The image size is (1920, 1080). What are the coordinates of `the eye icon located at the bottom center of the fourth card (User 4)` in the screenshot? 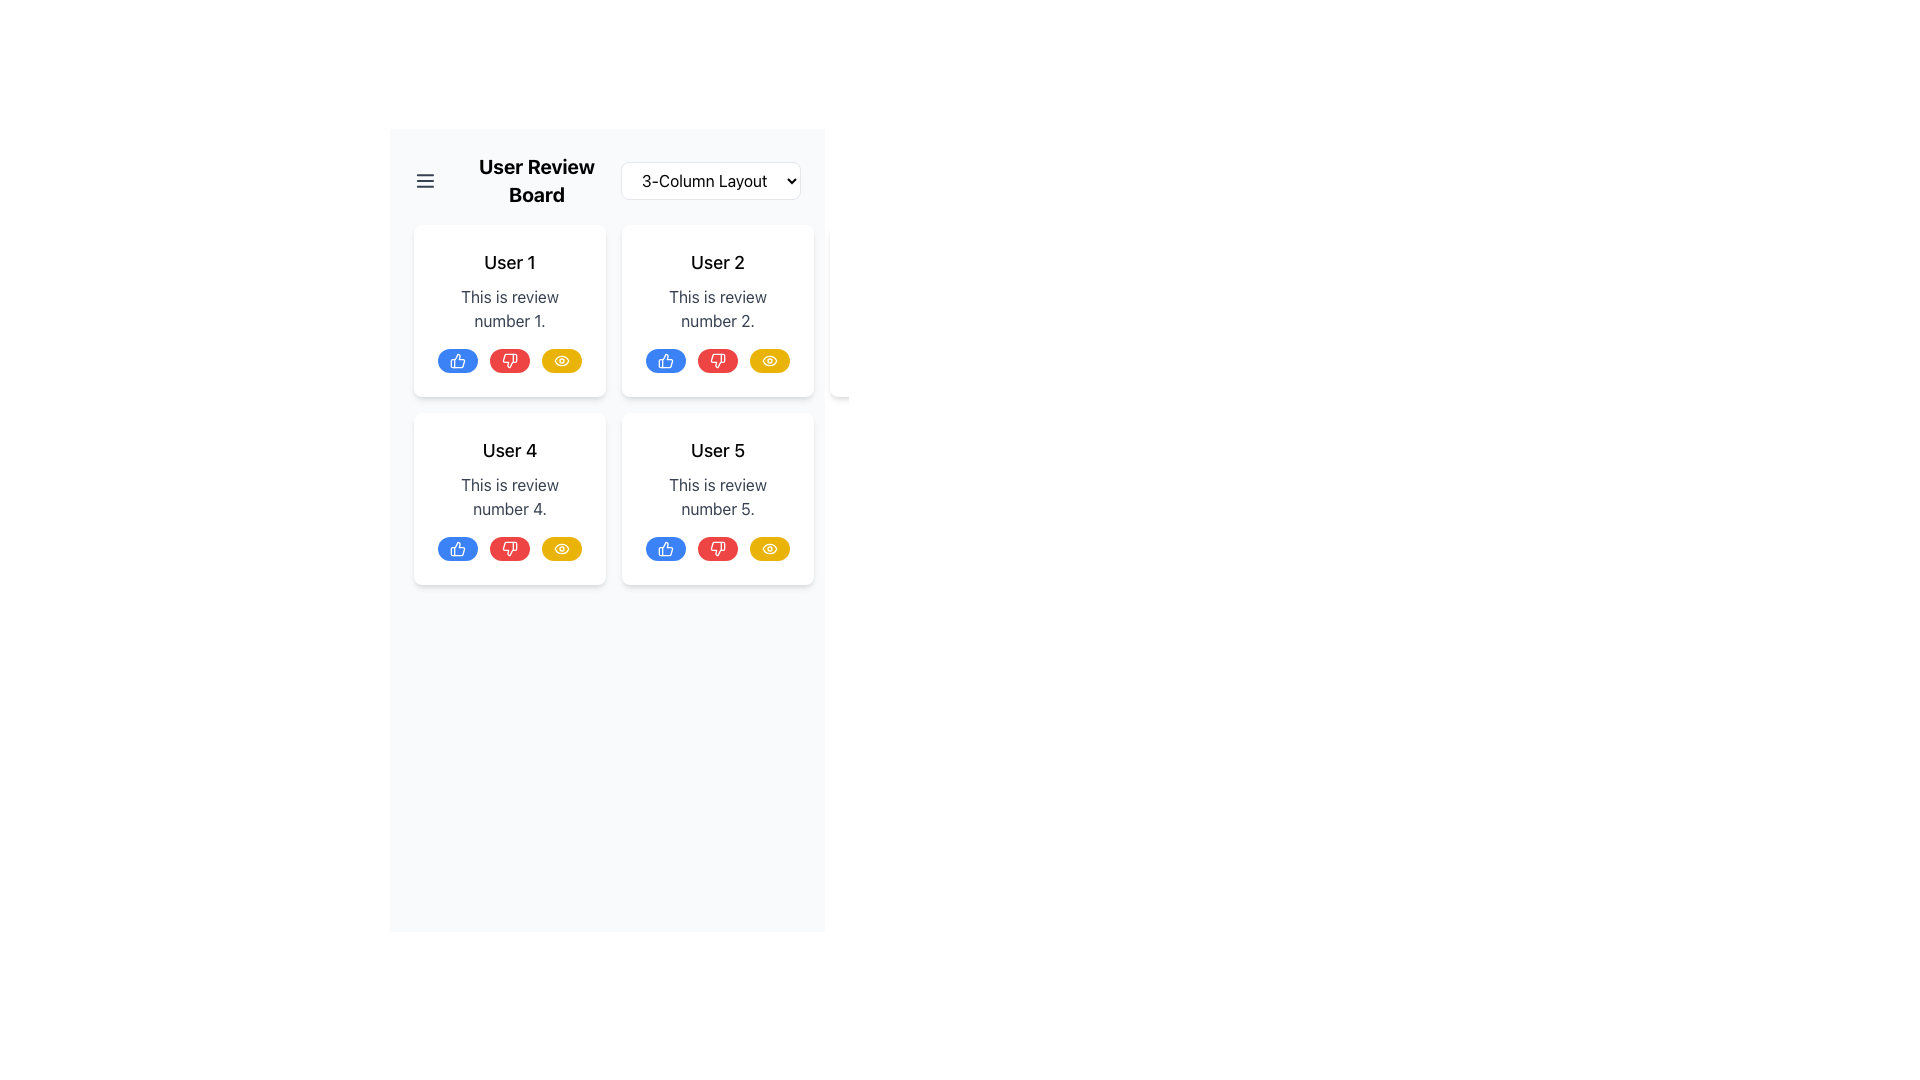 It's located at (560, 361).